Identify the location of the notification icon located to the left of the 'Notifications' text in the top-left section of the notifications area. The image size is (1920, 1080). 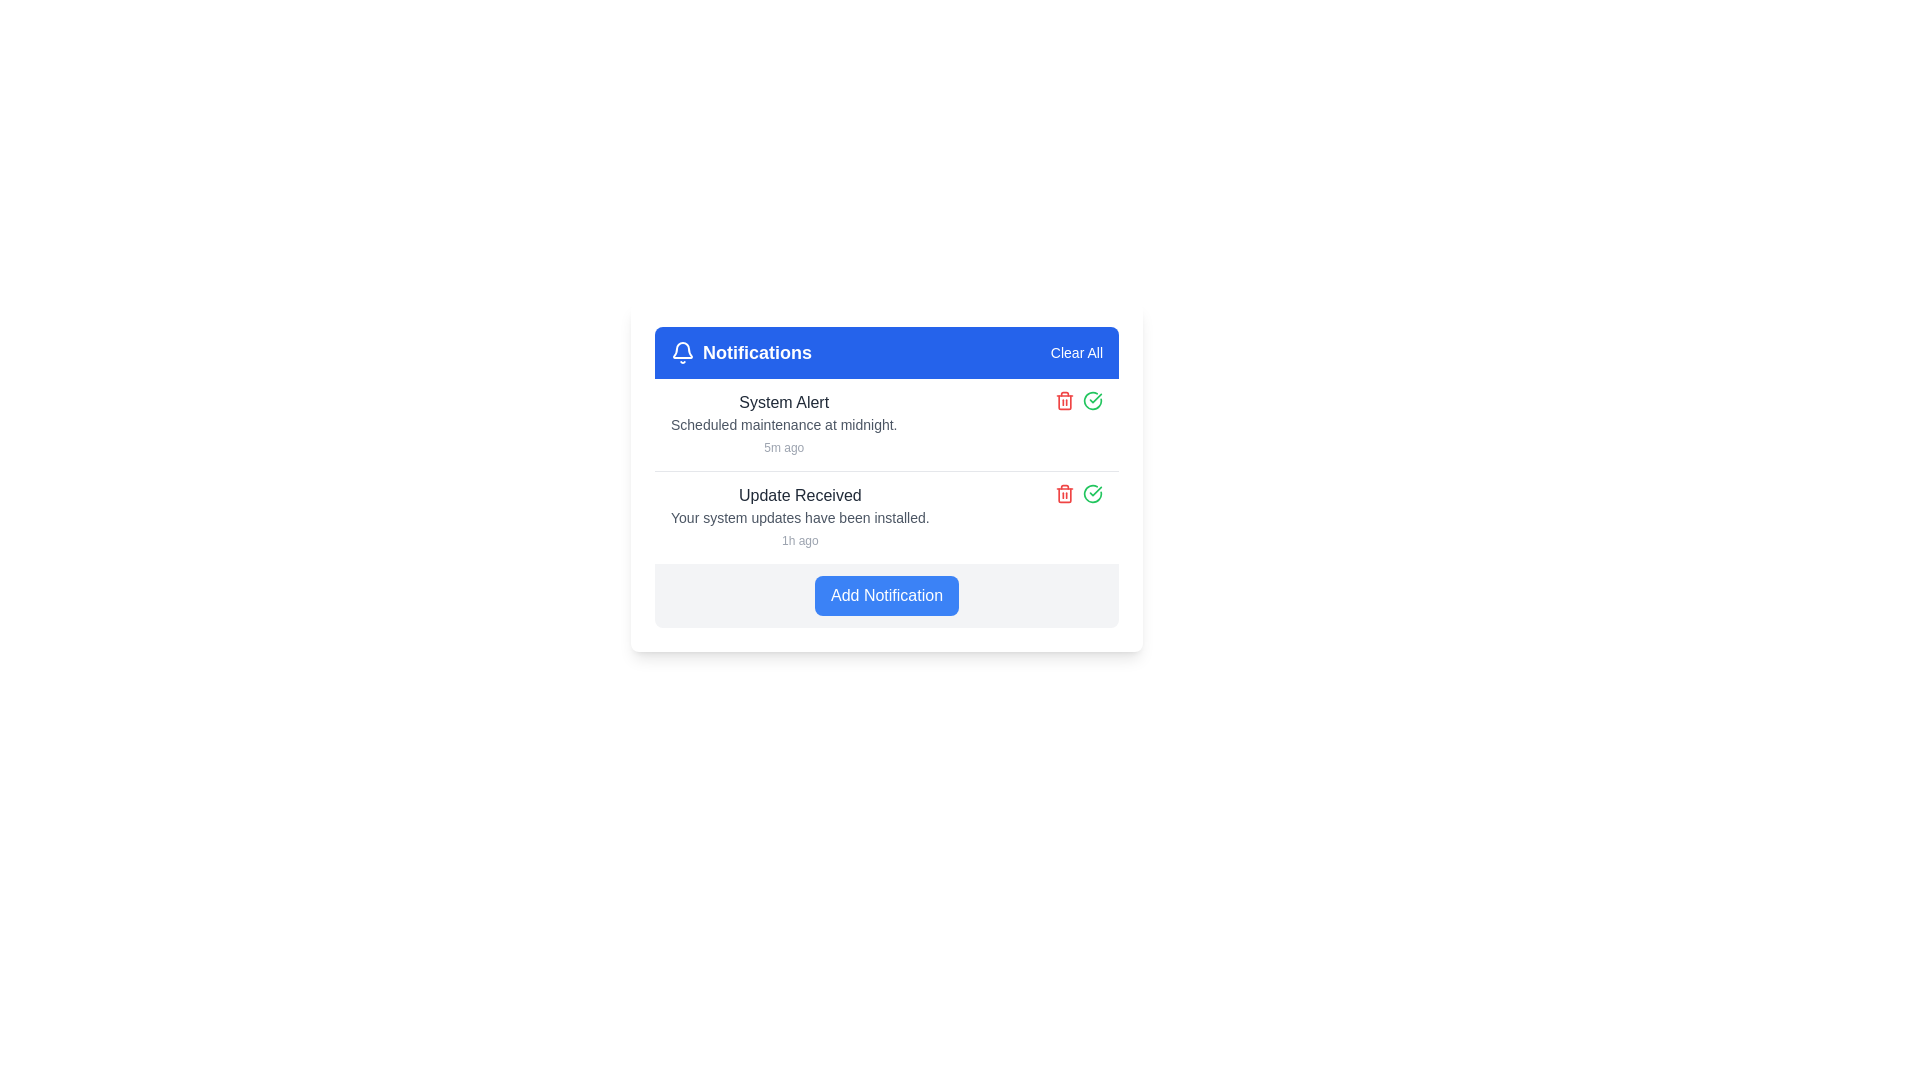
(682, 349).